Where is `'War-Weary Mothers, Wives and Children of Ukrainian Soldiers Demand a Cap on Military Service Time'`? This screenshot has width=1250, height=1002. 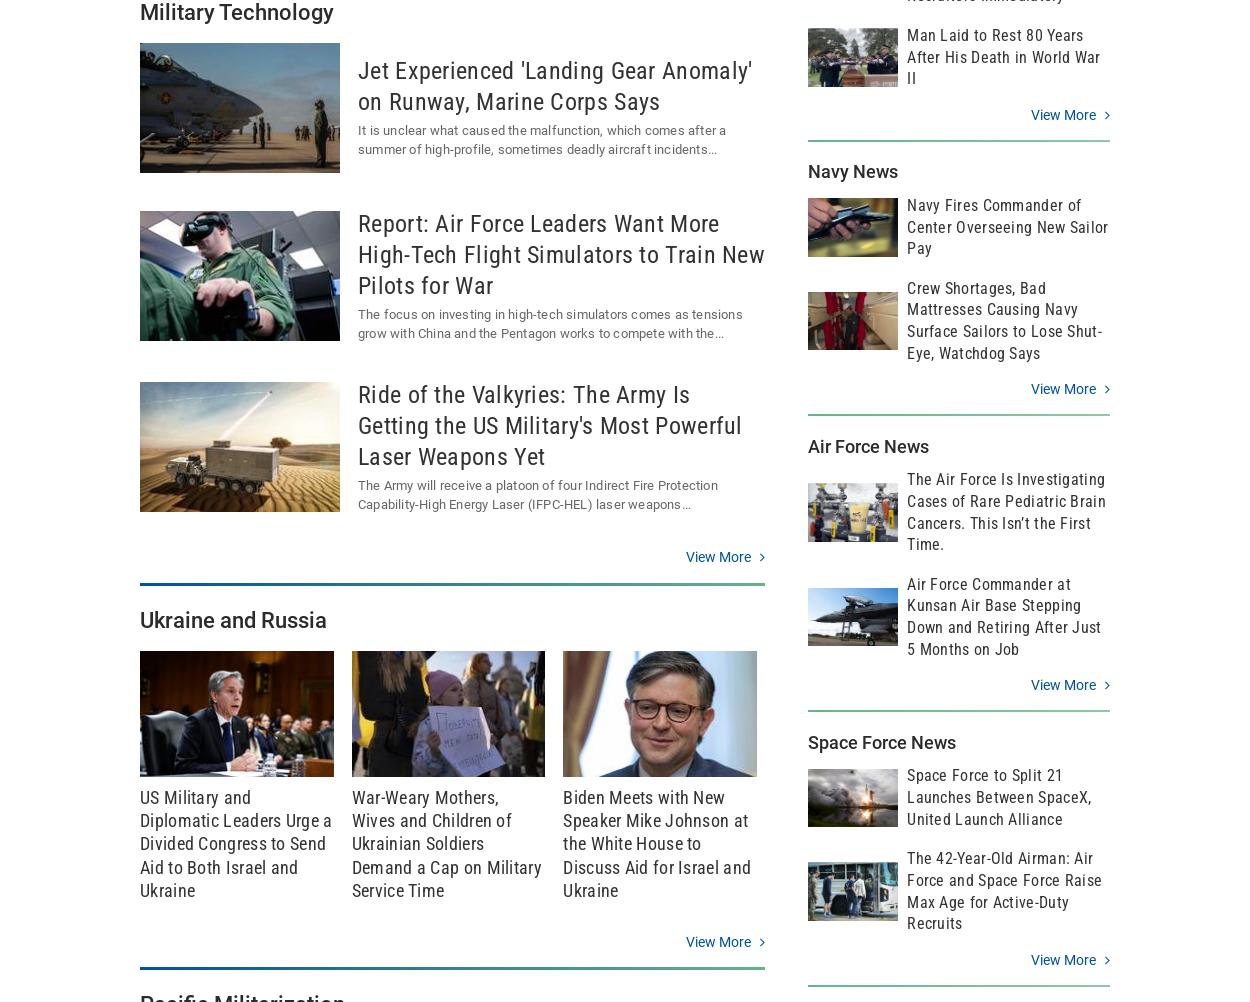 'War-Weary Mothers, Wives and Children of Ukrainian Soldiers Demand a Cap on Military Service Time' is located at coordinates (445, 843).